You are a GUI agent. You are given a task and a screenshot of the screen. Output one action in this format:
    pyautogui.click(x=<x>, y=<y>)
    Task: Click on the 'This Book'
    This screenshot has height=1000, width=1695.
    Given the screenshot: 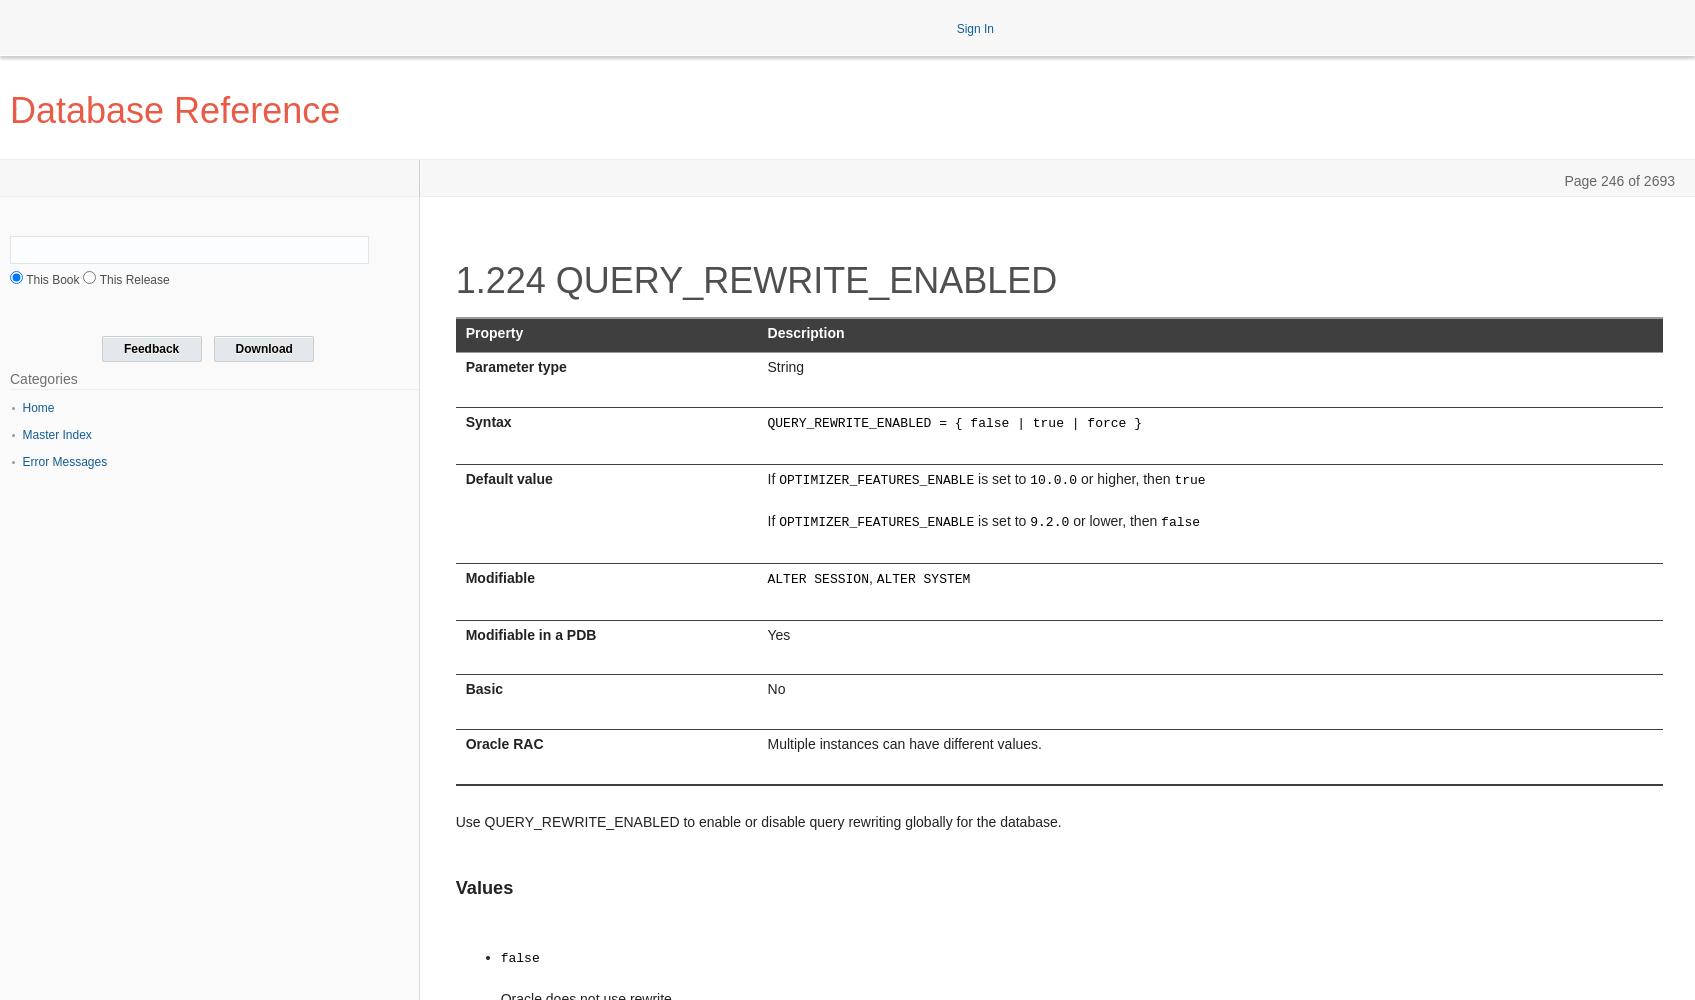 What is the action you would take?
    pyautogui.click(x=52, y=279)
    